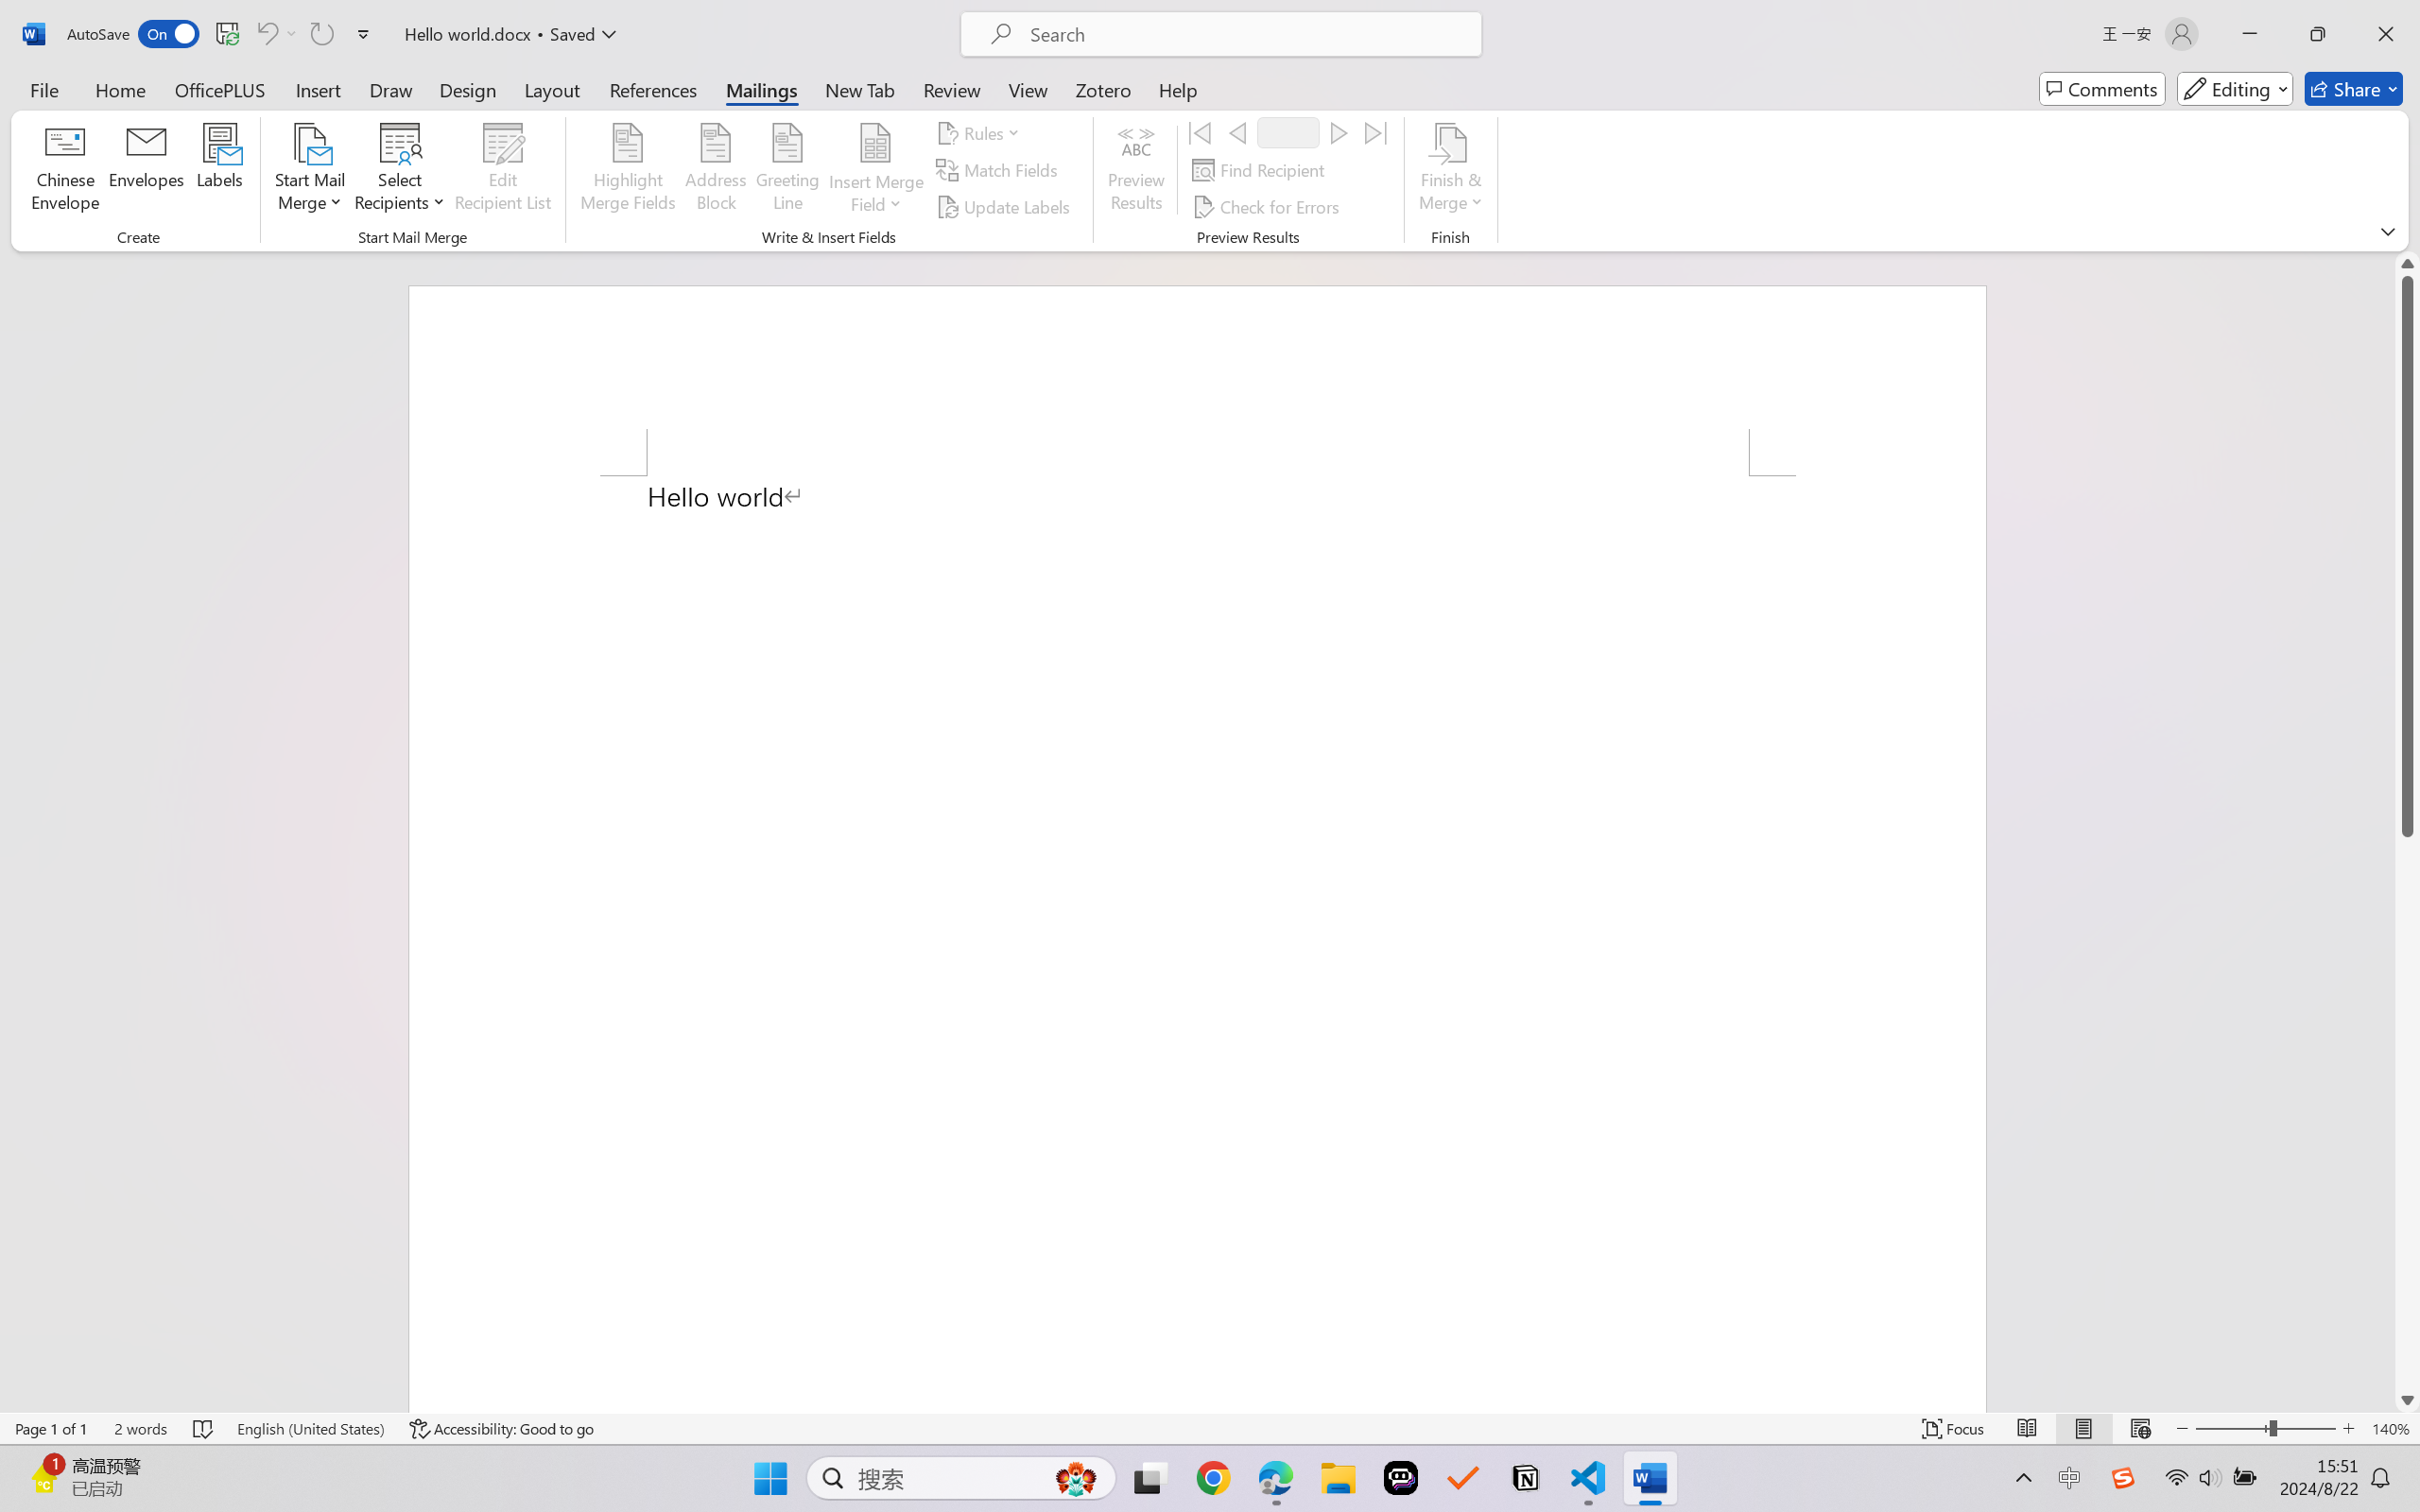 The height and width of the screenshot is (1512, 2420). What do you see at coordinates (1338, 131) in the screenshot?
I see `'Next'` at bounding box center [1338, 131].